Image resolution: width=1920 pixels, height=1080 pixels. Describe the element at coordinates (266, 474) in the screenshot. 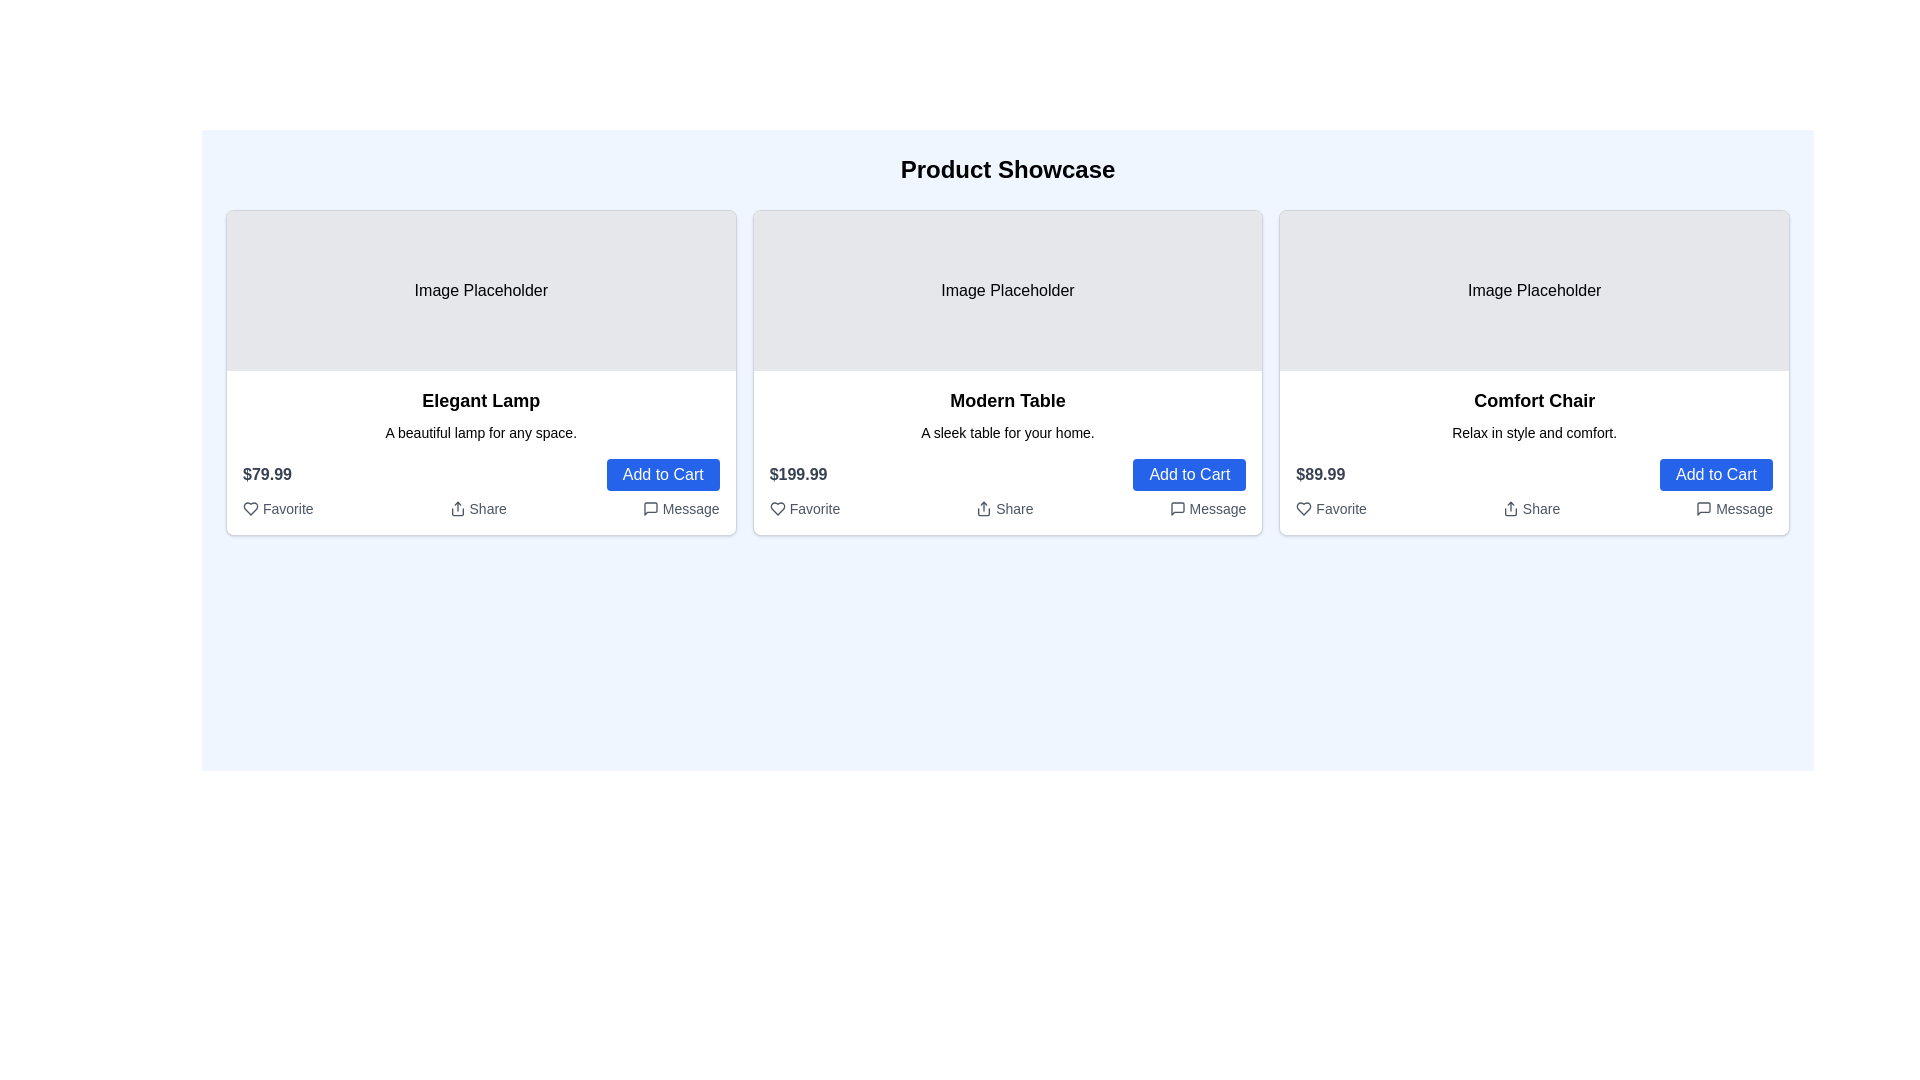

I see `displayed price of '$79.99', which is bold and dark gray, located at the bottom-left corner of the product card, adjacent to the 'Add to Cart' button` at that location.